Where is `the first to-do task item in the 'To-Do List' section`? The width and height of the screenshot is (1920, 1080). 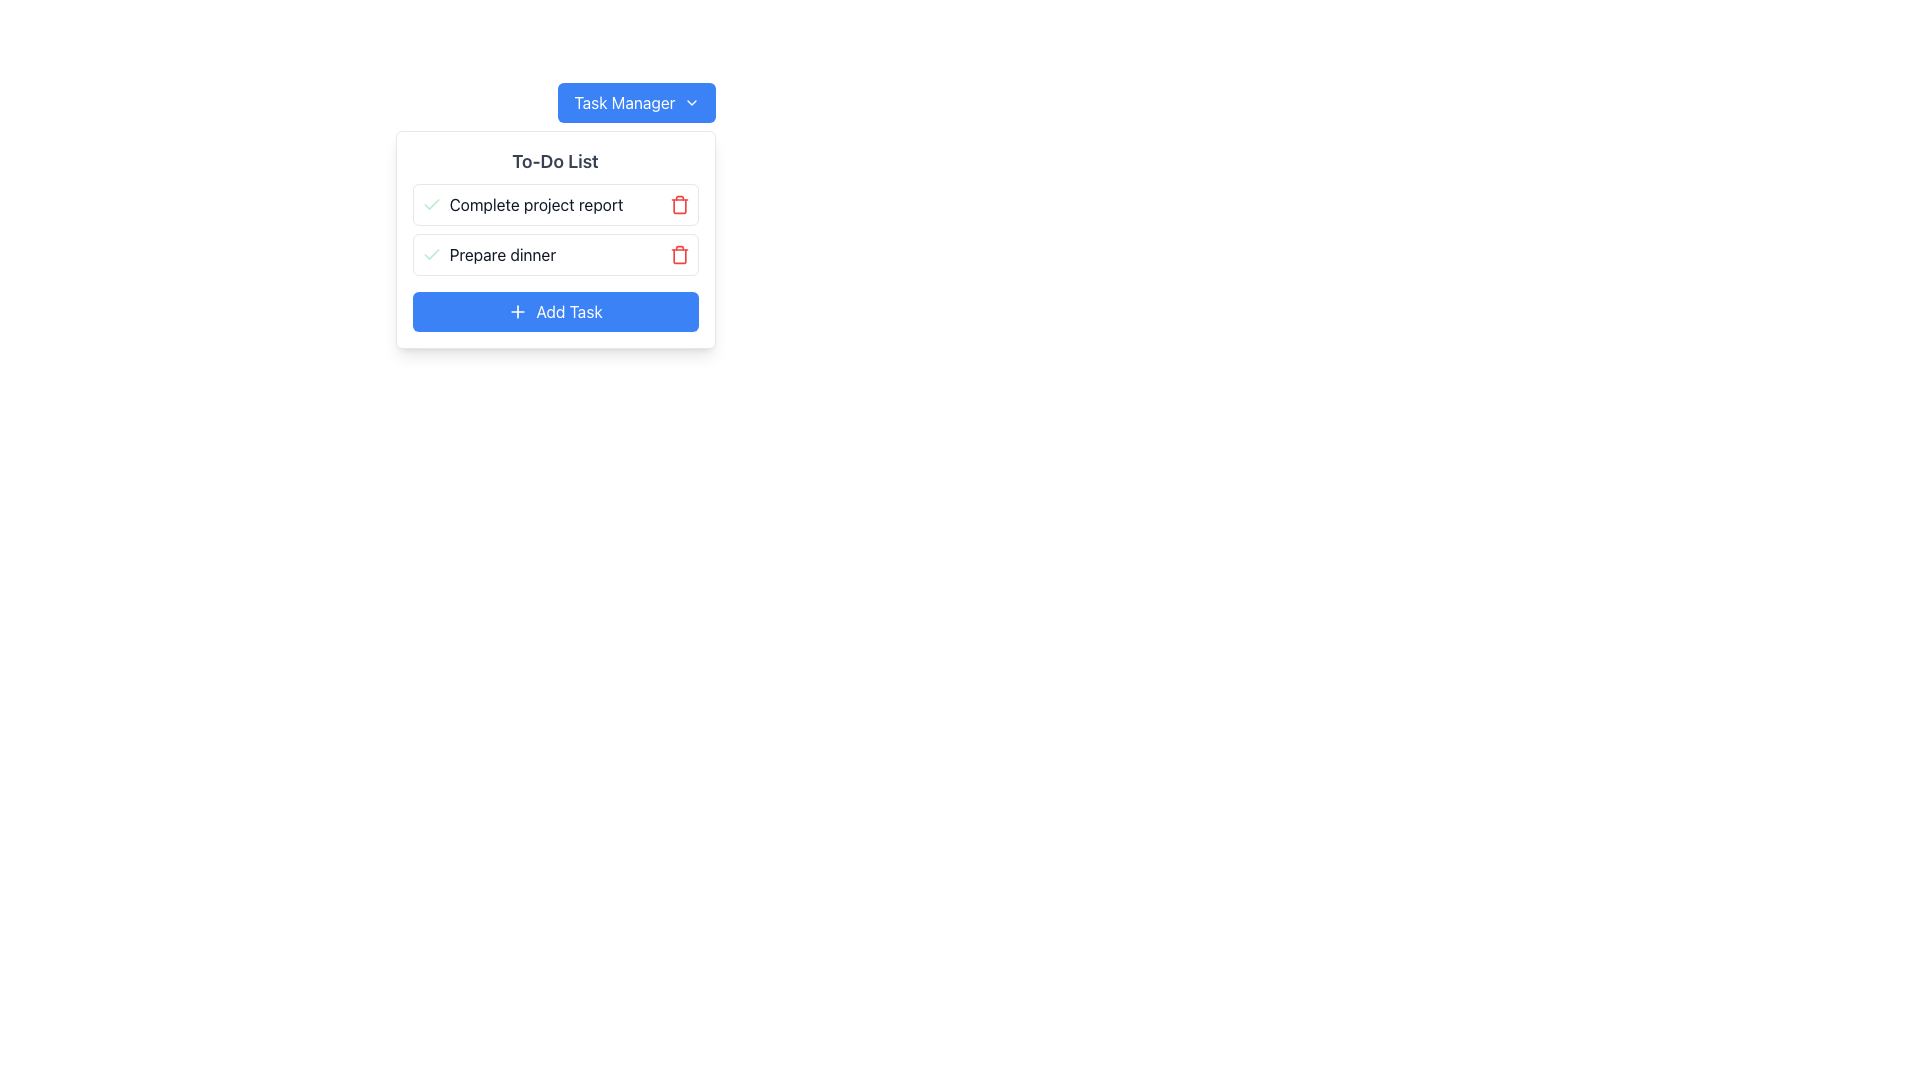
the first to-do task item in the 'To-Do List' section is located at coordinates (555, 204).